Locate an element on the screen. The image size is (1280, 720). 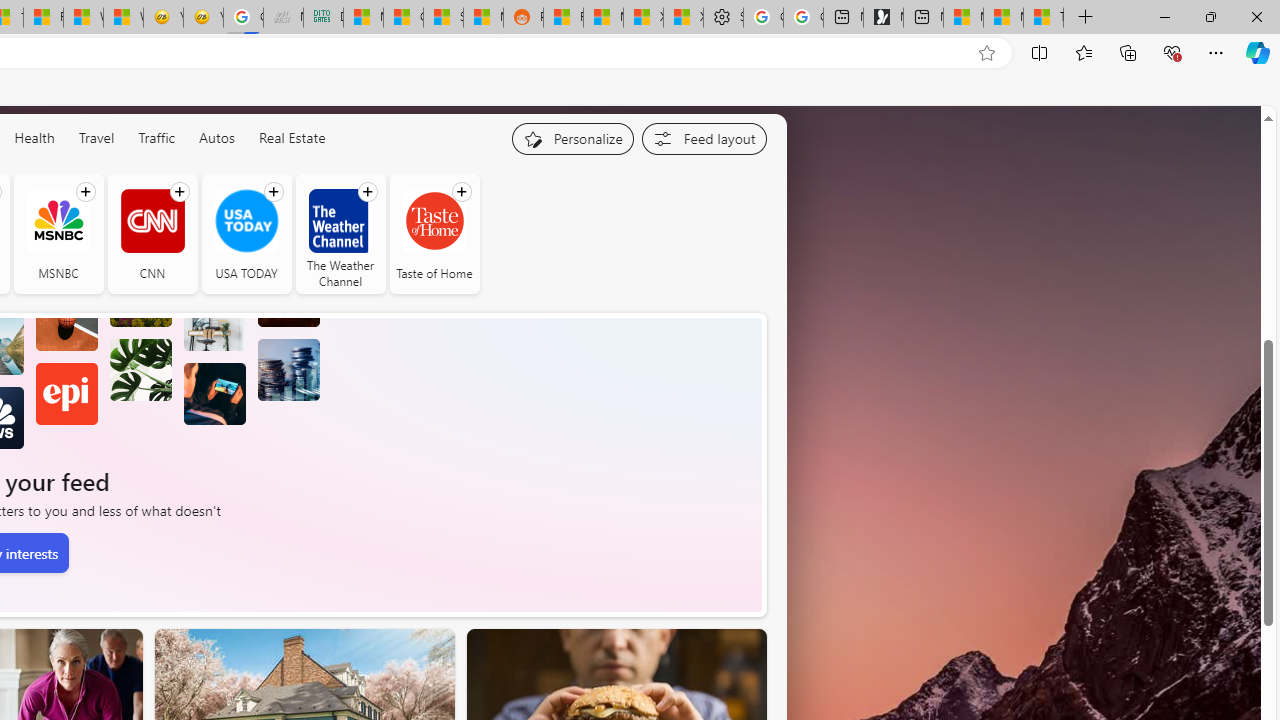
'CNN' is located at coordinates (151, 220).